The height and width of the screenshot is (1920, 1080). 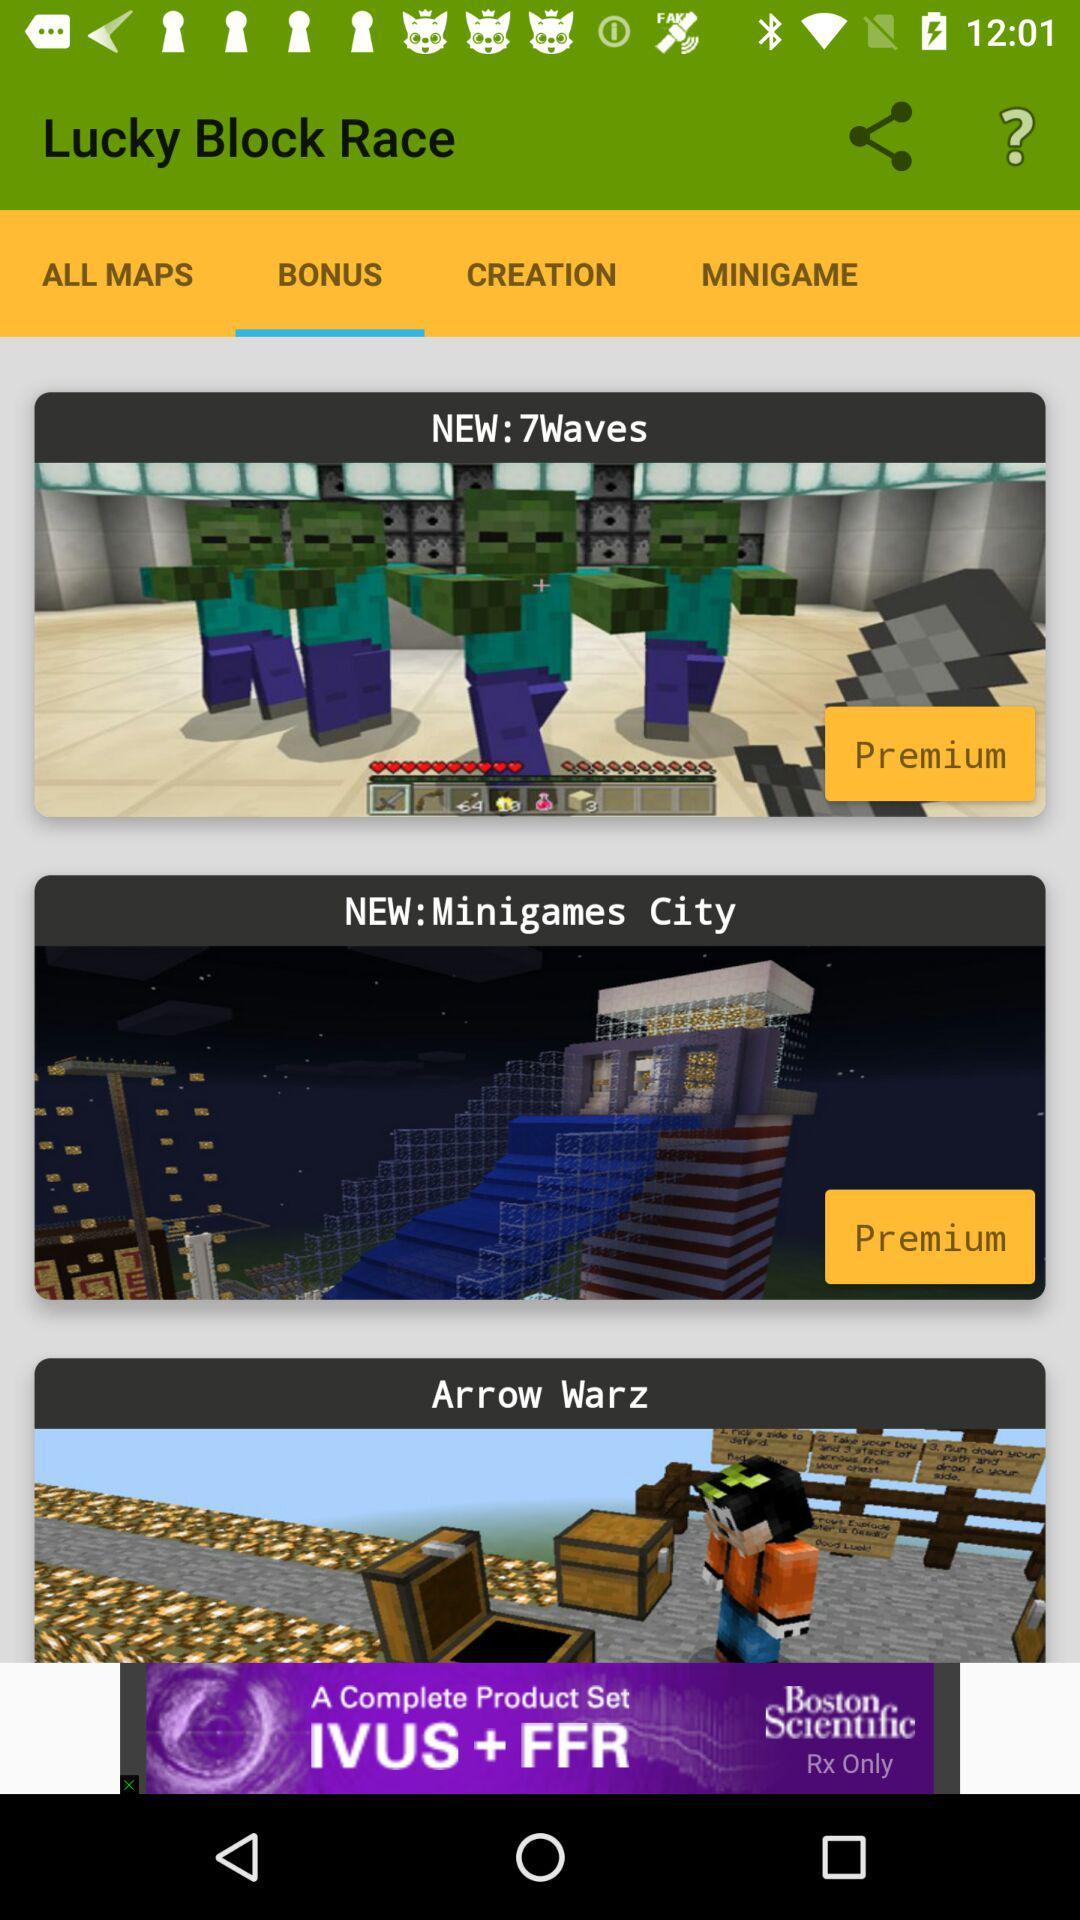 I want to click on the item next to the bonus app, so click(x=117, y=272).